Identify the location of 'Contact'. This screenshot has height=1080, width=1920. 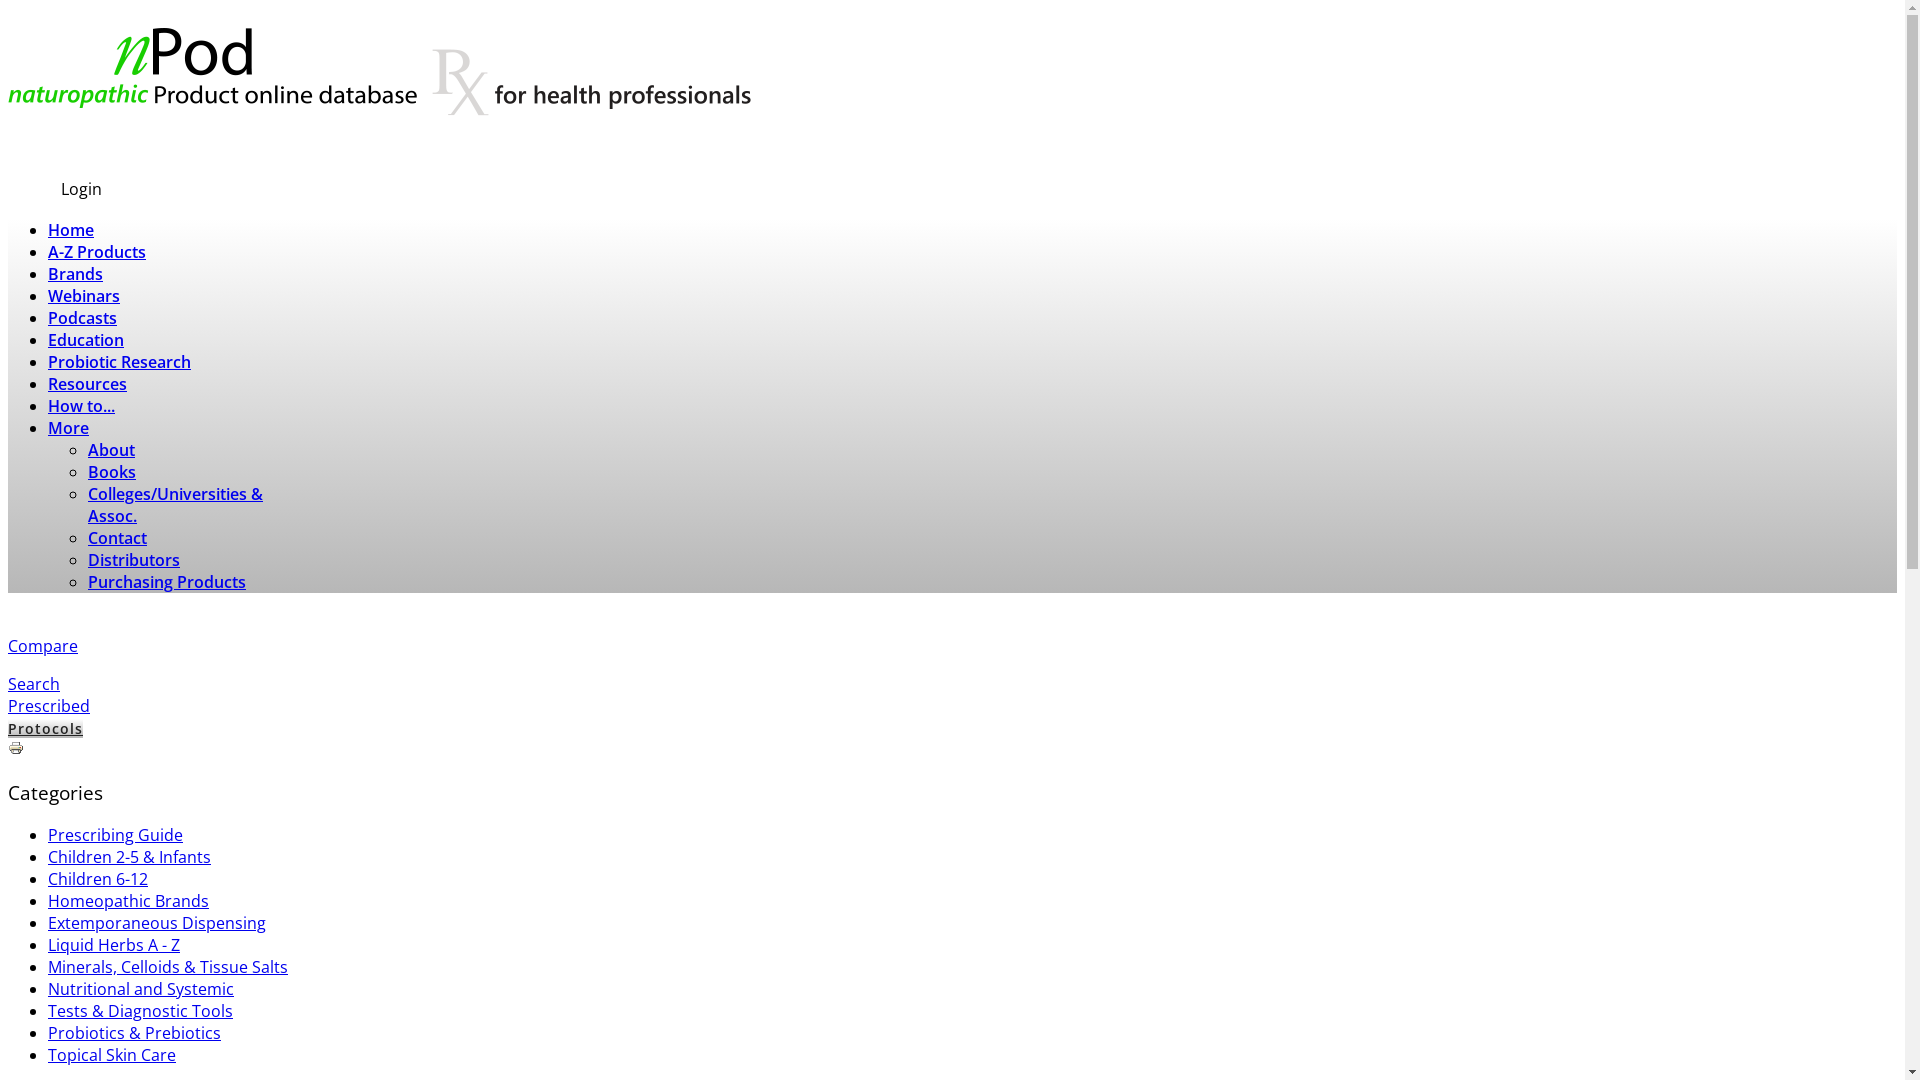
(116, 536).